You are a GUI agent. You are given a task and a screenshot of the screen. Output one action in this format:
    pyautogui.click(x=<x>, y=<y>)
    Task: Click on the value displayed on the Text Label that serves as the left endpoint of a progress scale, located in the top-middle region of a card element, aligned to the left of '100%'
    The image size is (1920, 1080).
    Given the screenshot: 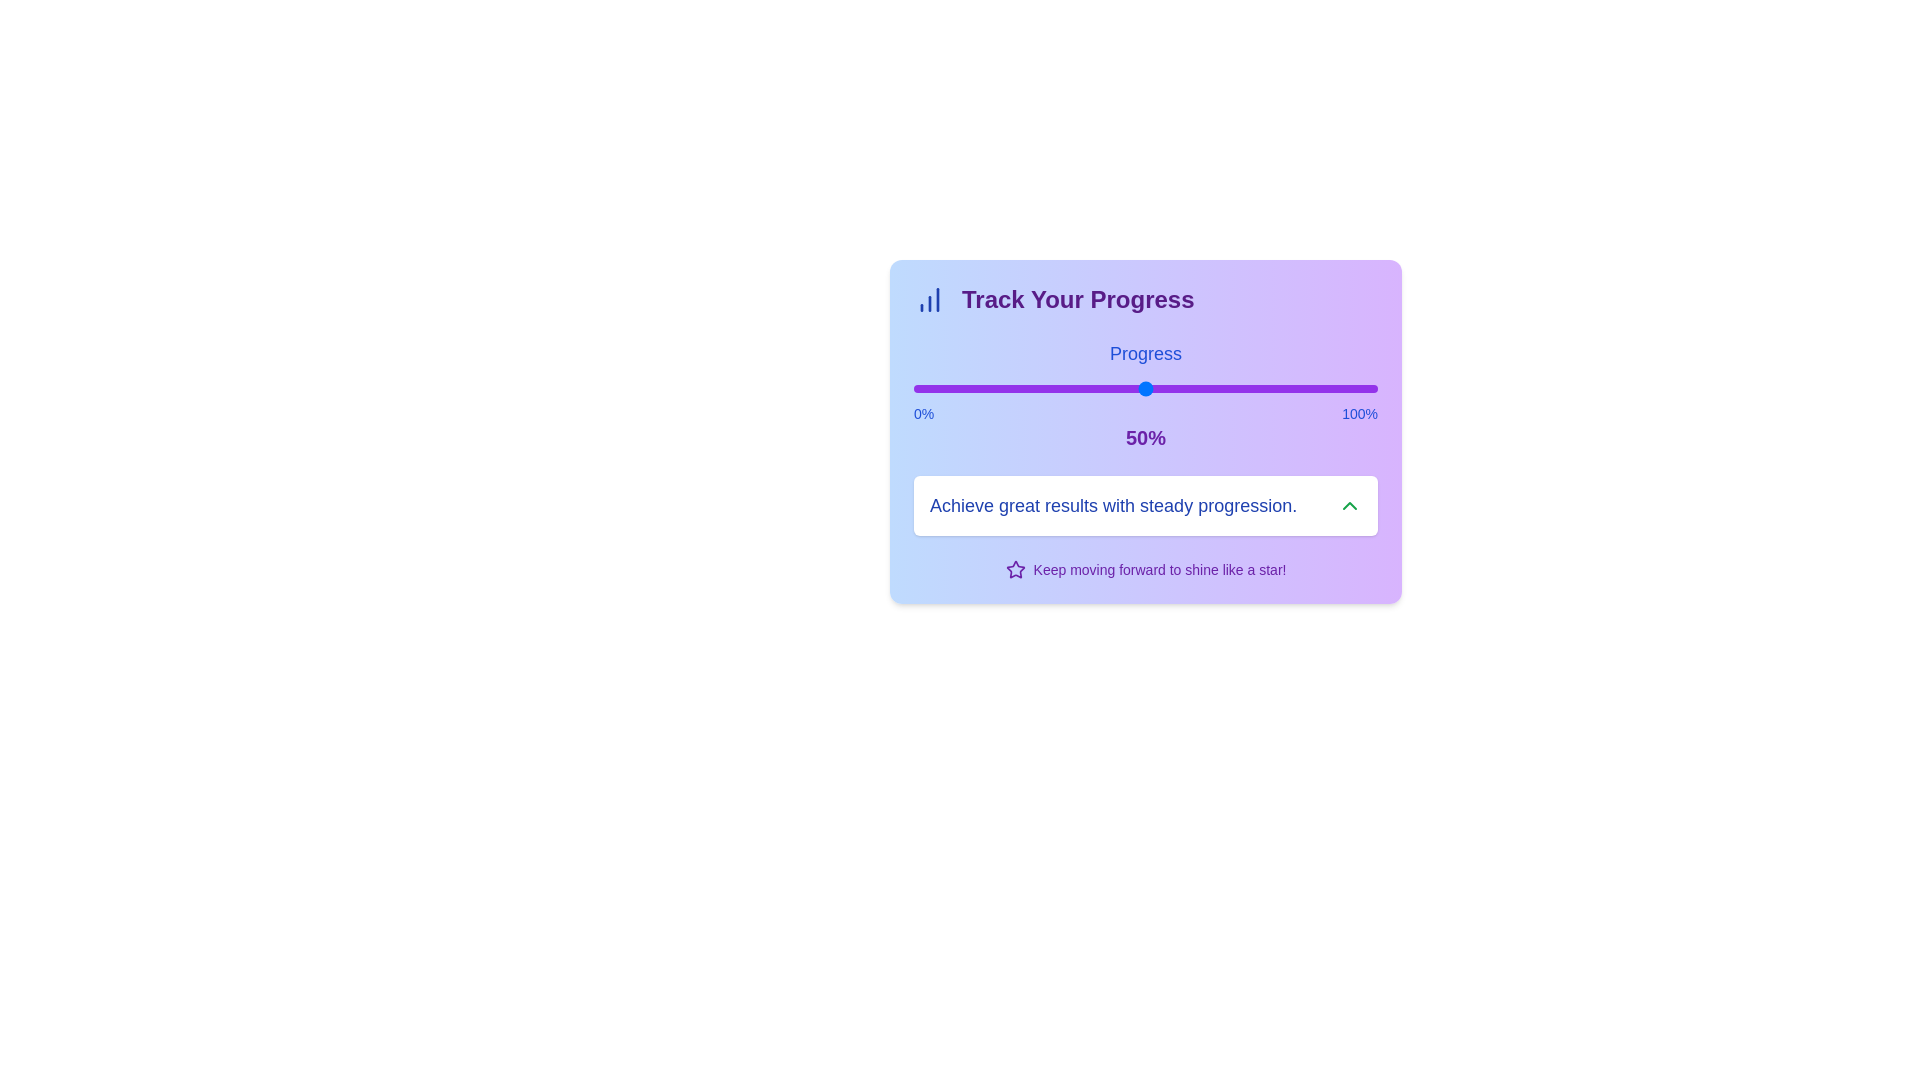 What is the action you would take?
    pyautogui.click(x=923, y=412)
    